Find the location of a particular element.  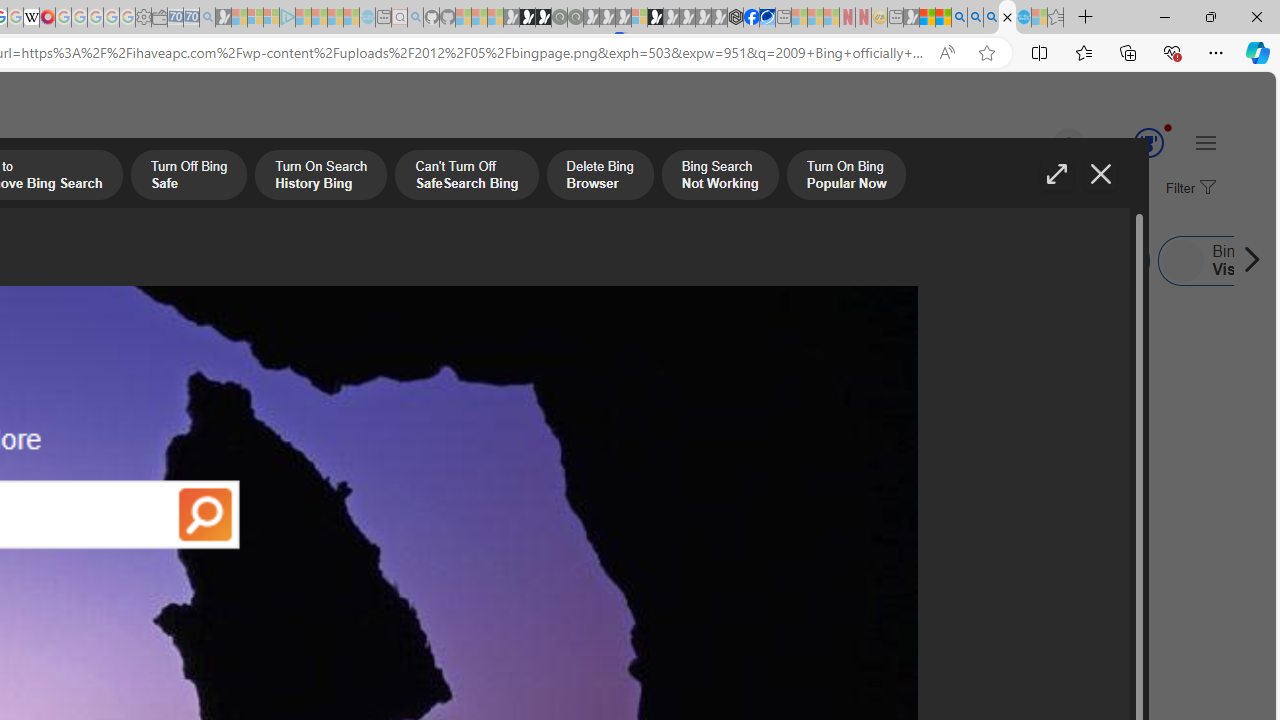

'Cheap Car Rentals - Save70.com - Sleeping' is located at coordinates (191, 17).